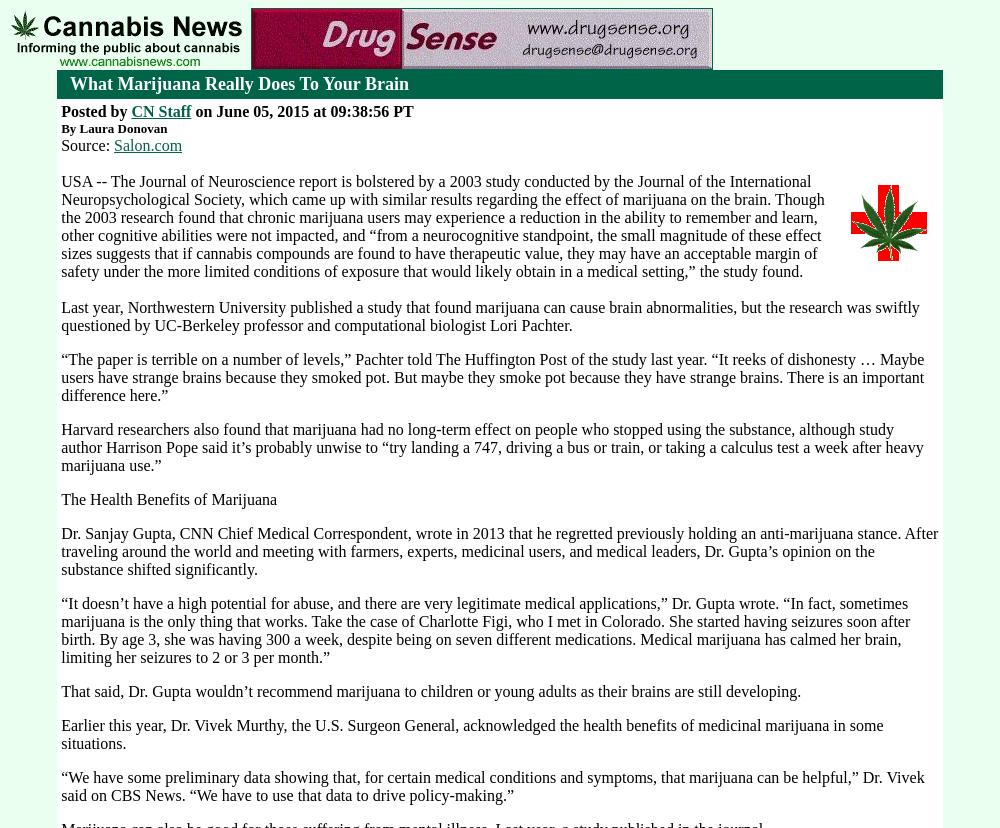 The height and width of the screenshot is (828, 1000). I want to click on 'CN Staff', so click(161, 110).